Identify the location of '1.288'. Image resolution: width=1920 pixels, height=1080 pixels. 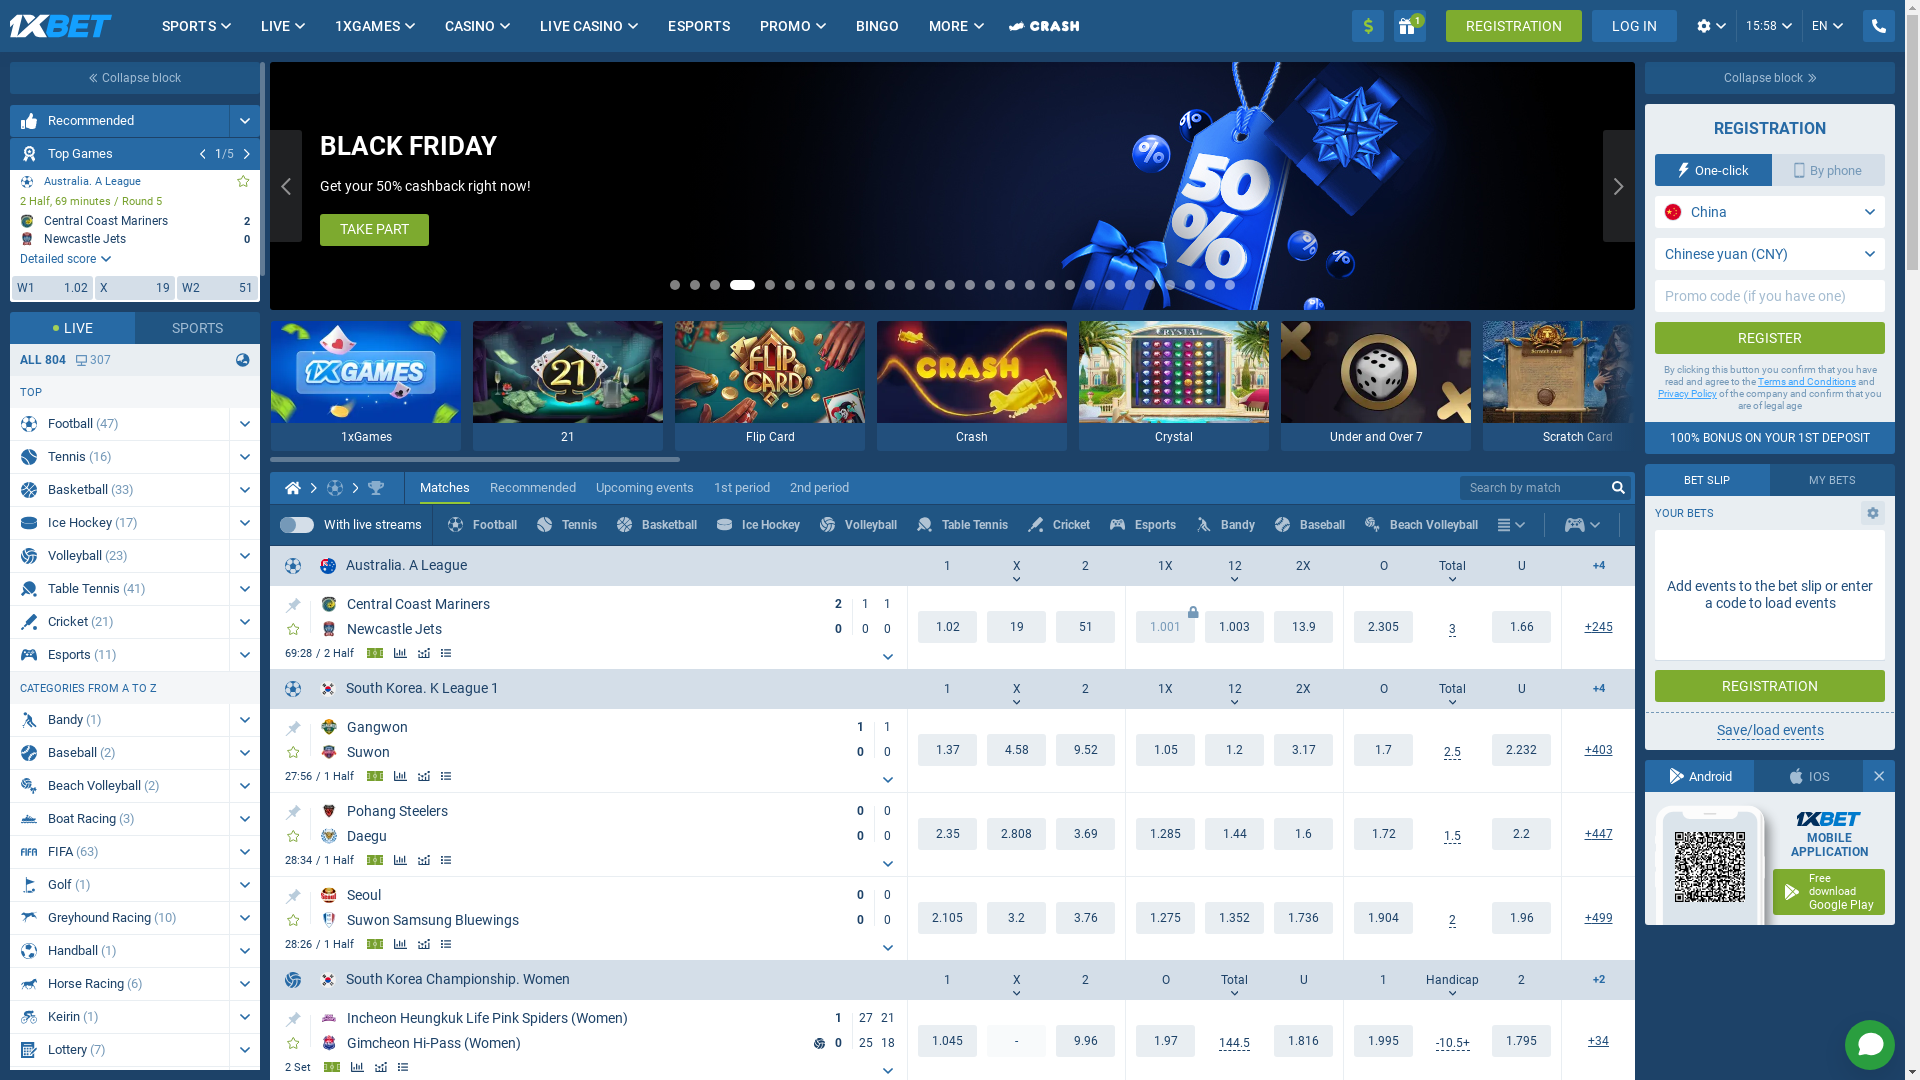
(1165, 833).